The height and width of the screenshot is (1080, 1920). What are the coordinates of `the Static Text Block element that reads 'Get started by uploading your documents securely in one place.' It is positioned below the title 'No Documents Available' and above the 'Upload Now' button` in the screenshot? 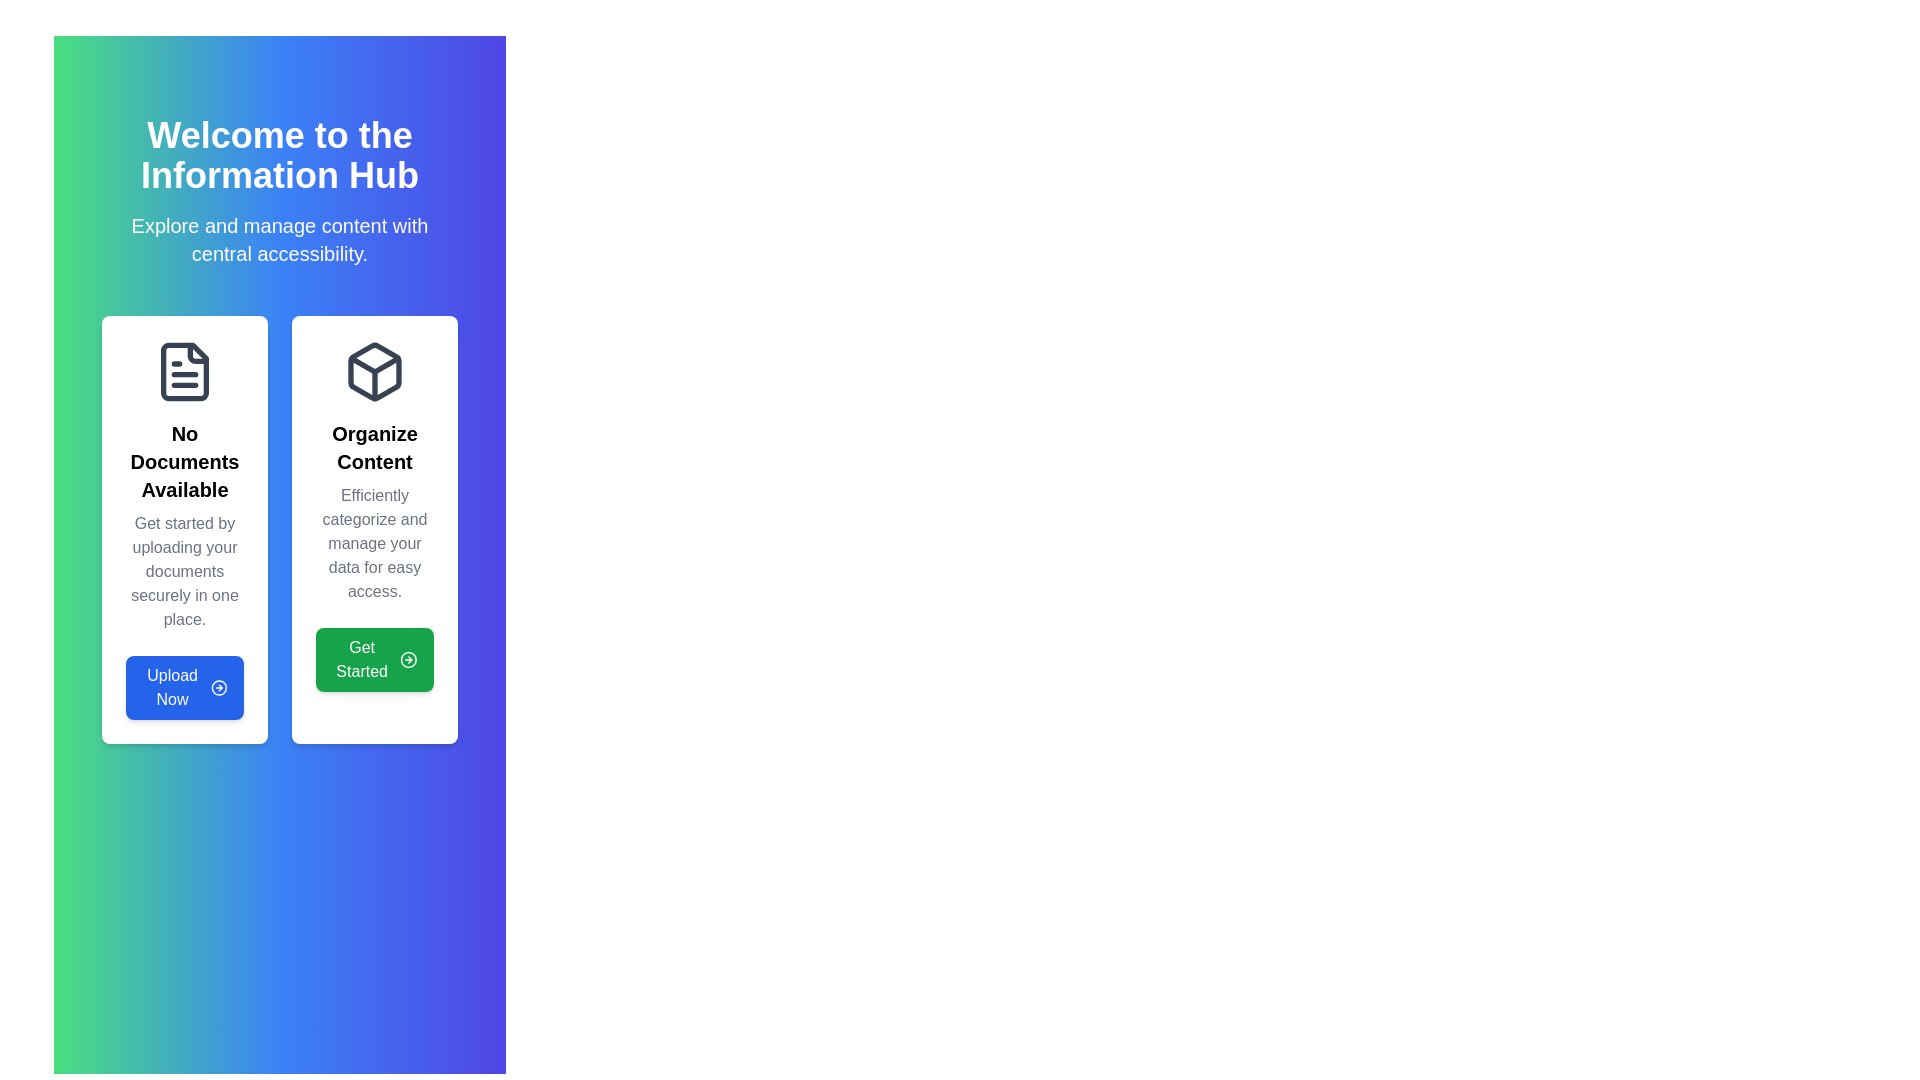 It's located at (185, 571).